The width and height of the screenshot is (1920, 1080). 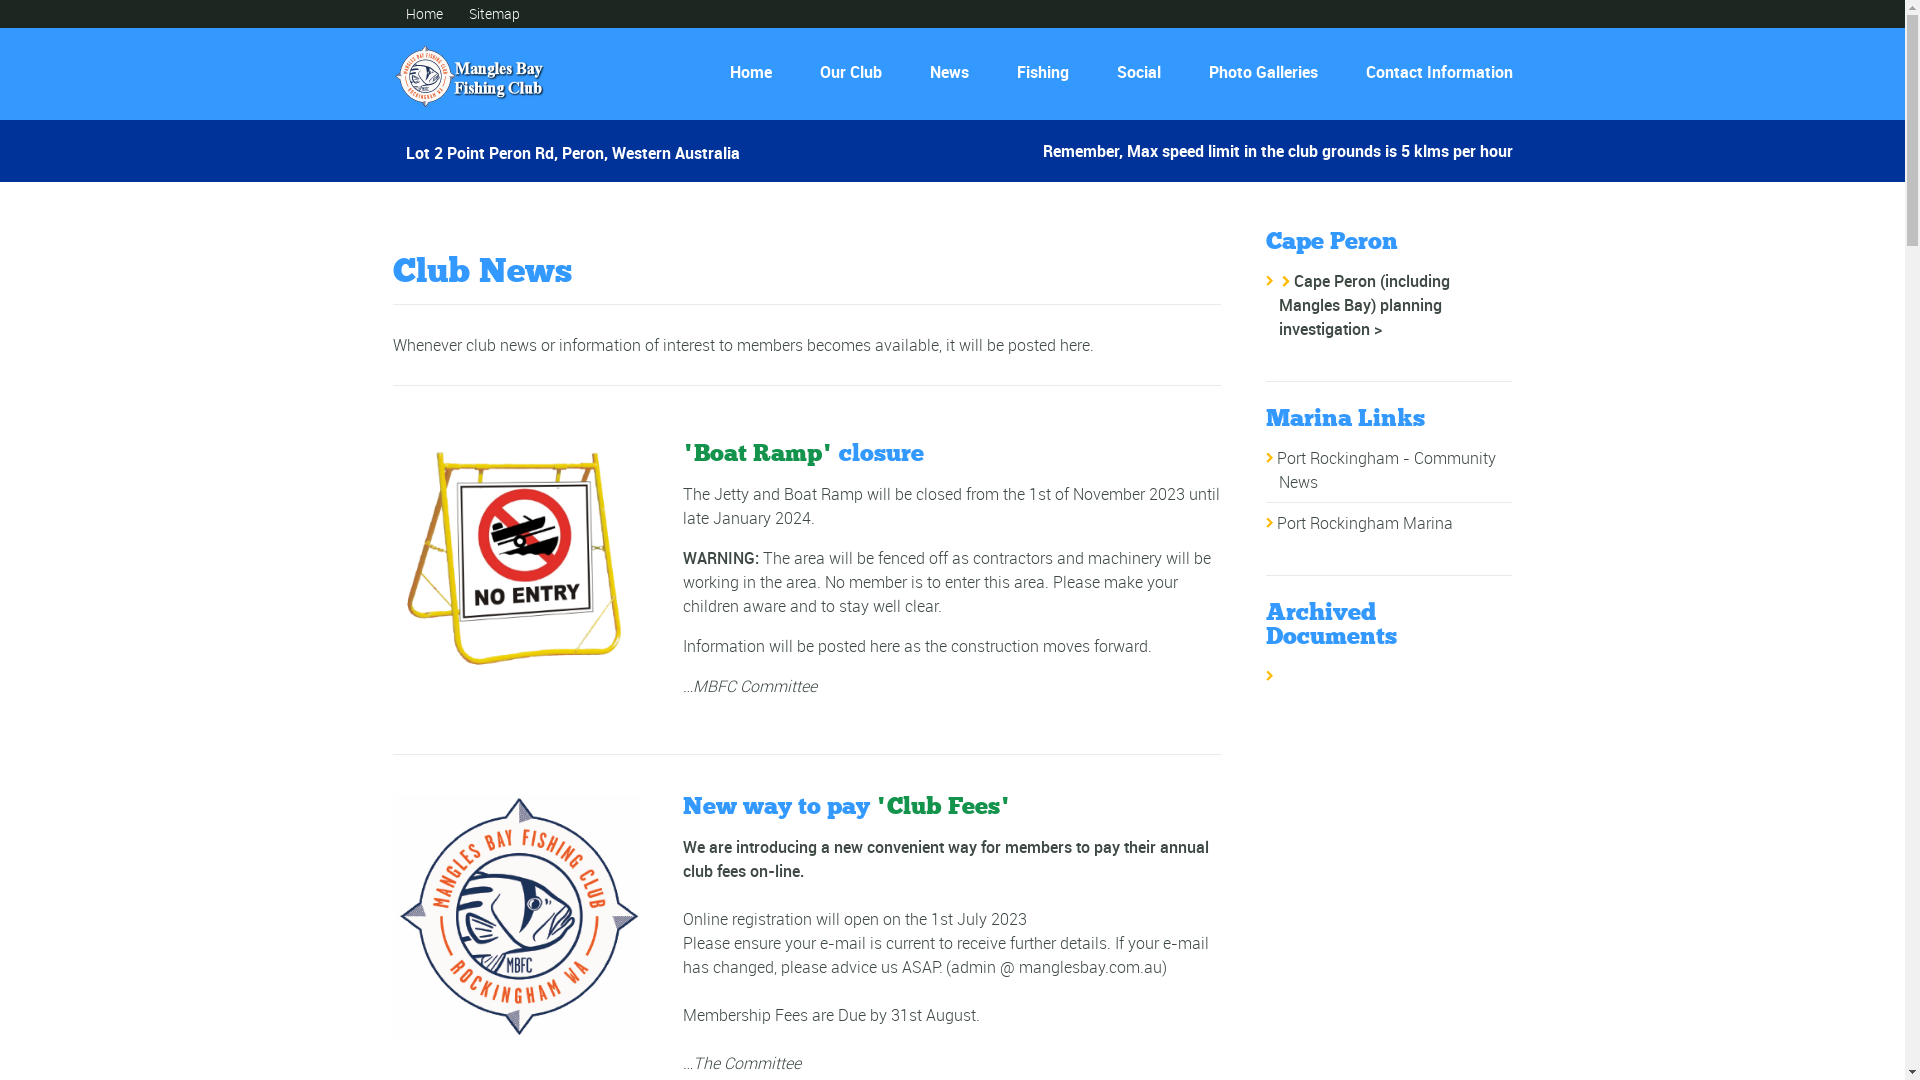 What do you see at coordinates (948, 71) in the screenshot?
I see `'News'` at bounding box center [948, 71].